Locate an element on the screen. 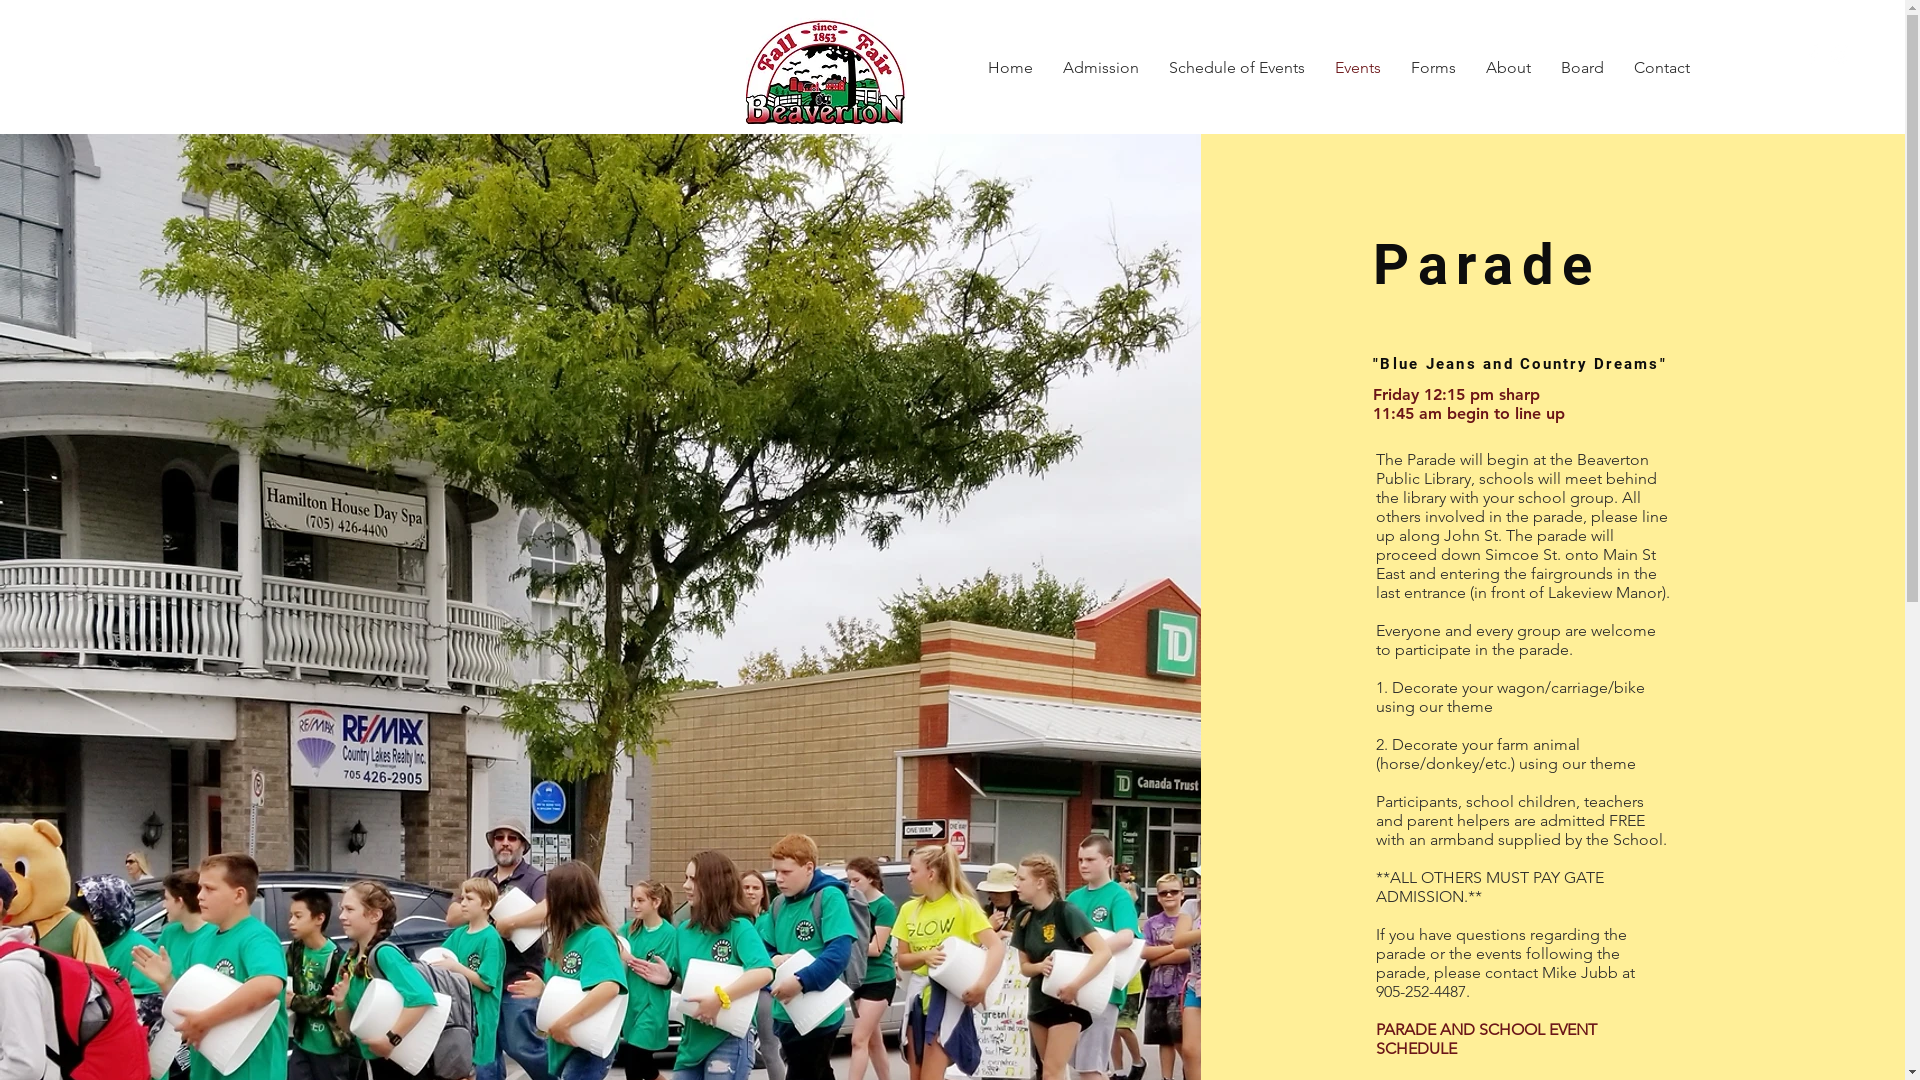 The height and width of the screenshot is (1080, 1920). 'Home' is located at coordinates (1010, 67).